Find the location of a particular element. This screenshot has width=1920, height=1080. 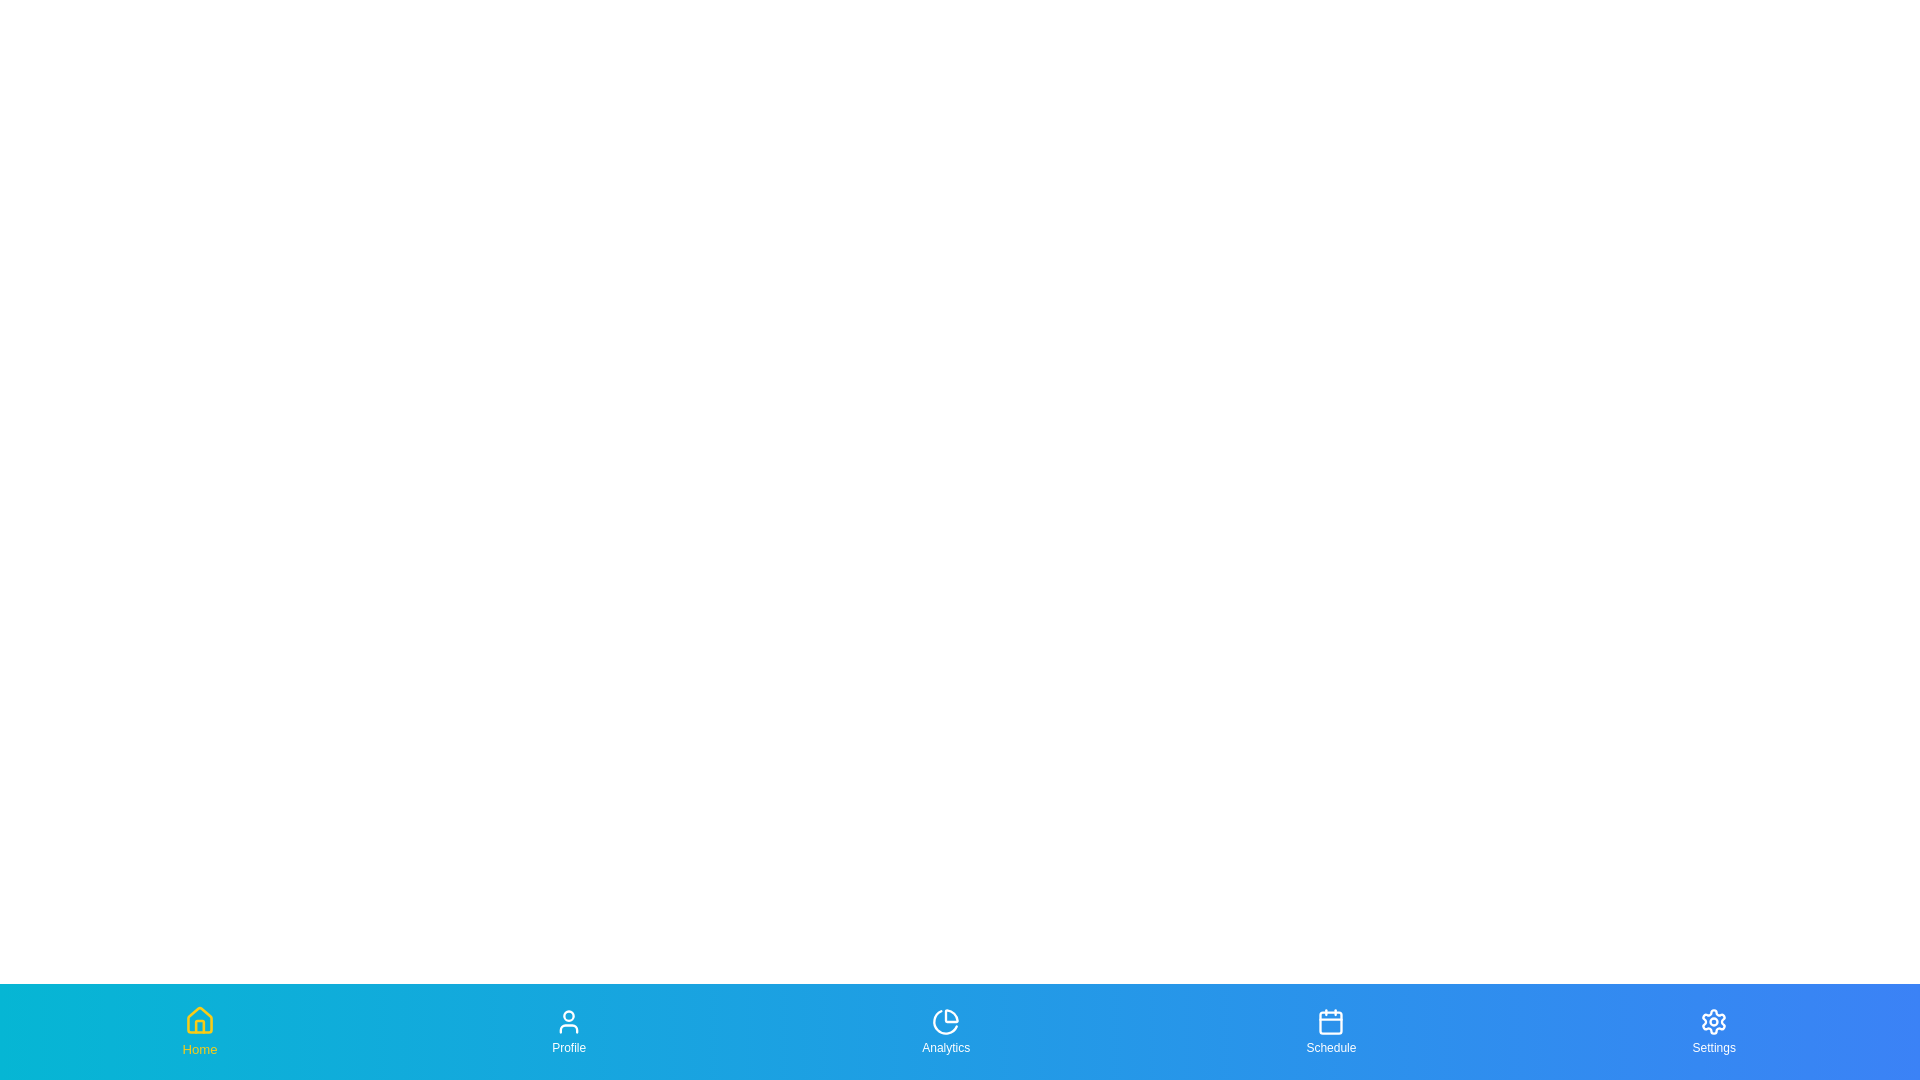

the Home tab in the bottom navigation bar is located at coordinates (200, 1032).